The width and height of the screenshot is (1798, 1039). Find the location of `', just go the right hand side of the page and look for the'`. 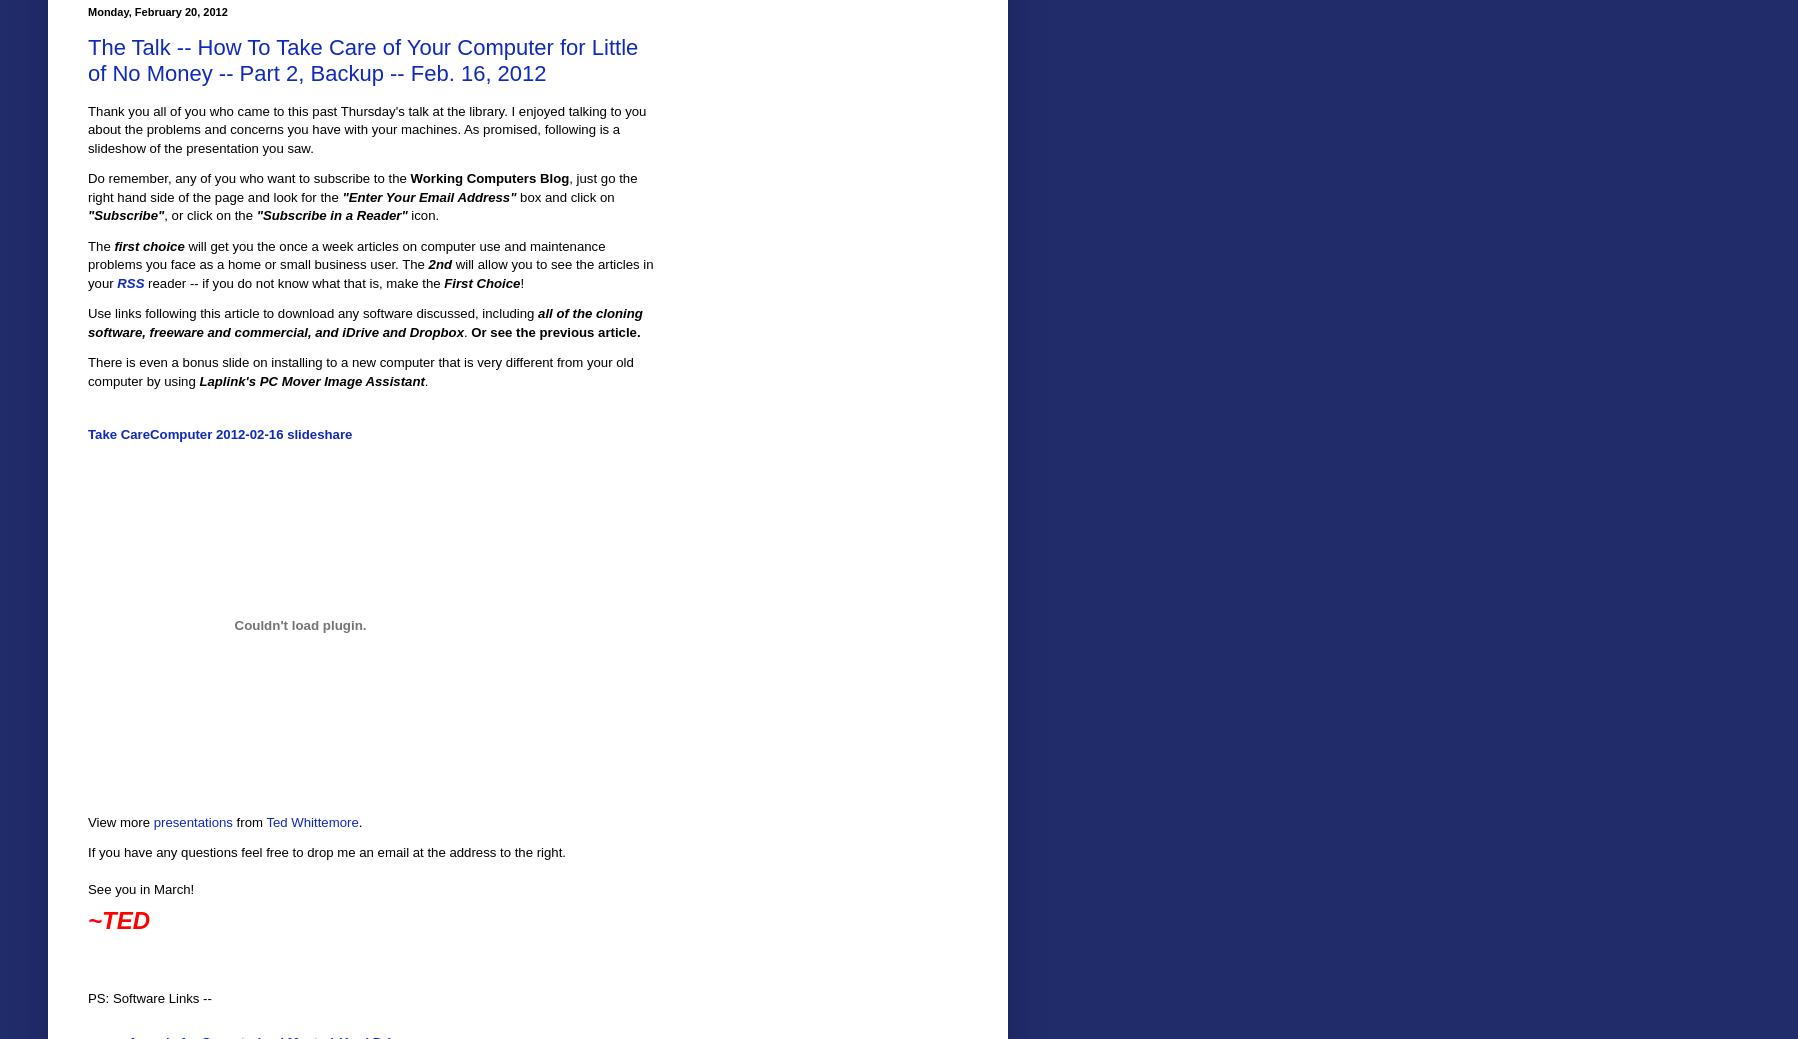

', just go the right hand side of the page and look for the' is located at coordinates (361, 187).